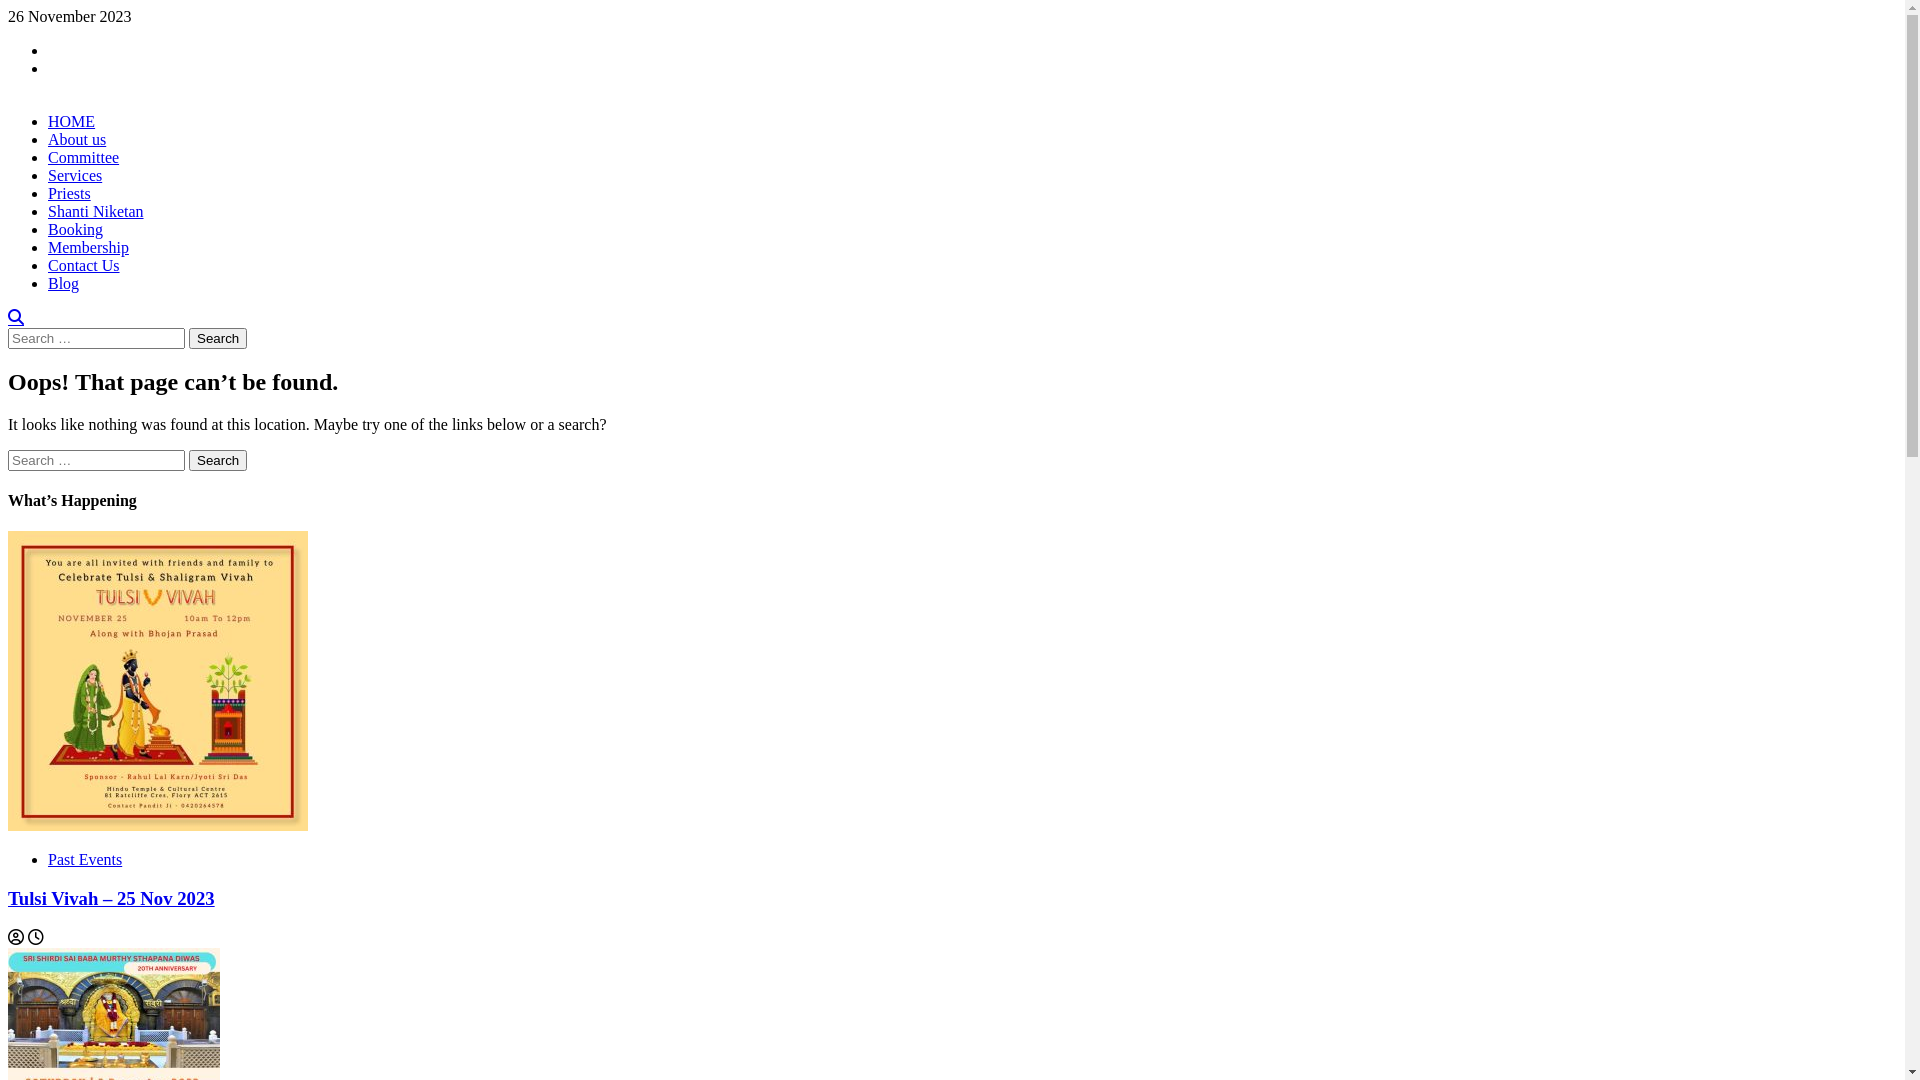 This screenshot has width=1920, height=1080. I want to click on 'HOME', so click(71, 121).